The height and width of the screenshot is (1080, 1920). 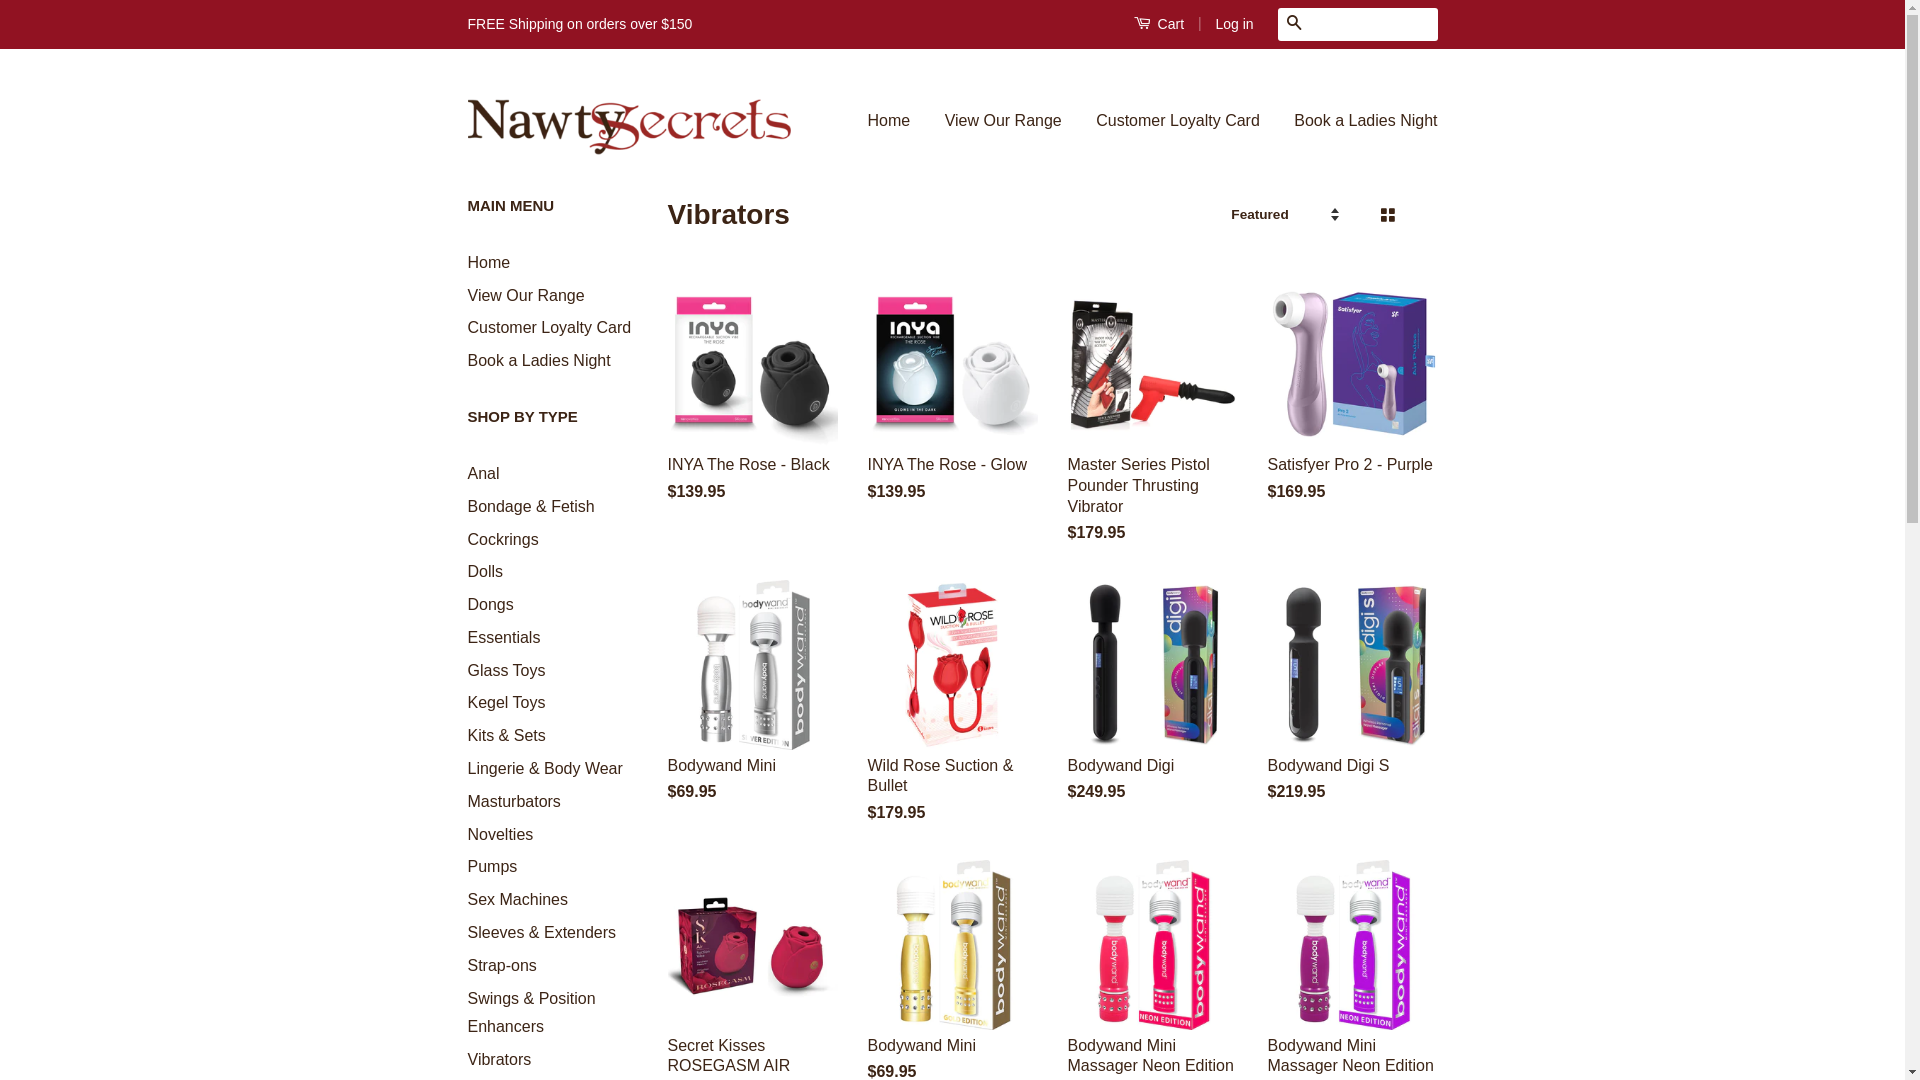 I want to click on 'List View', so click(x=1419, y=215).